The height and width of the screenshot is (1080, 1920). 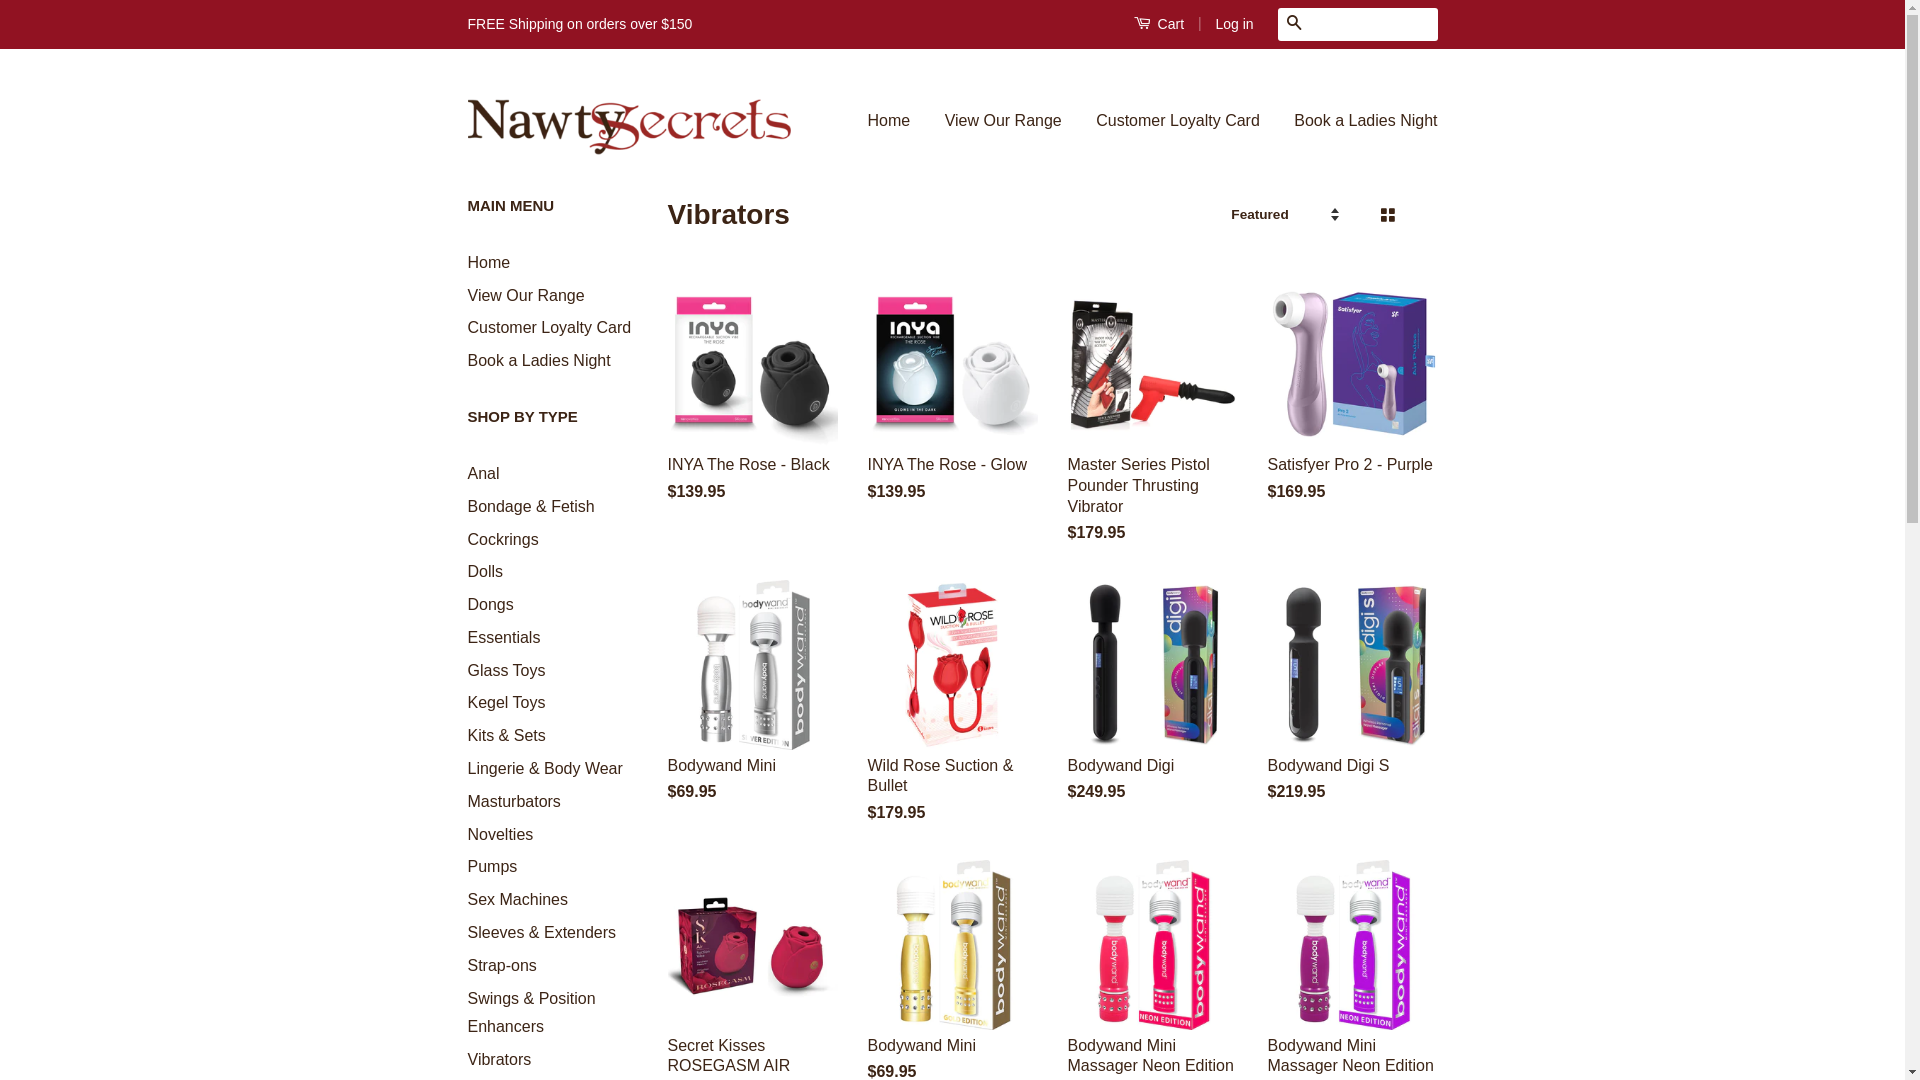 I want to click on 'List View', so click(x=1419, y=215).